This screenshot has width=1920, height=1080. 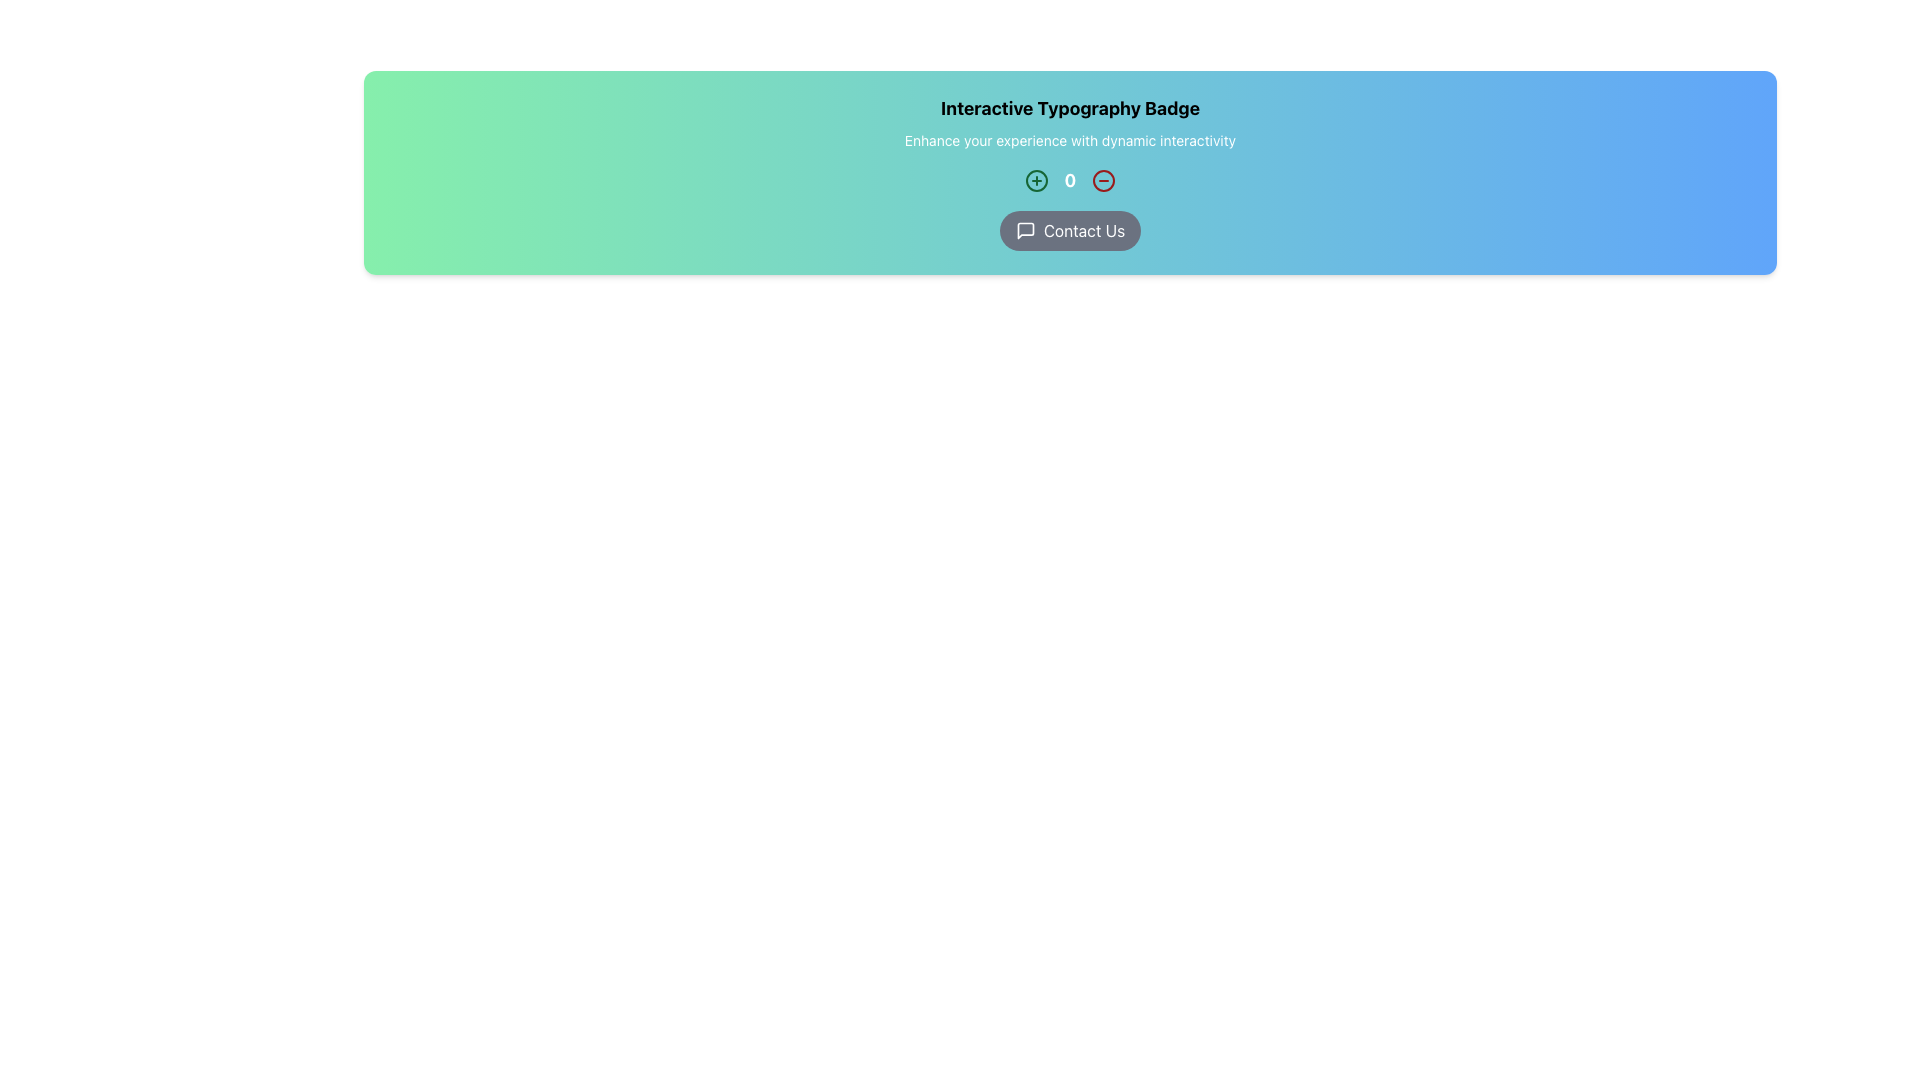 I want to click on the decorative SVG icon inside the 'Contact Us' button located in the lower part of the gradient color section of the page, so click(x=1025, y=230).